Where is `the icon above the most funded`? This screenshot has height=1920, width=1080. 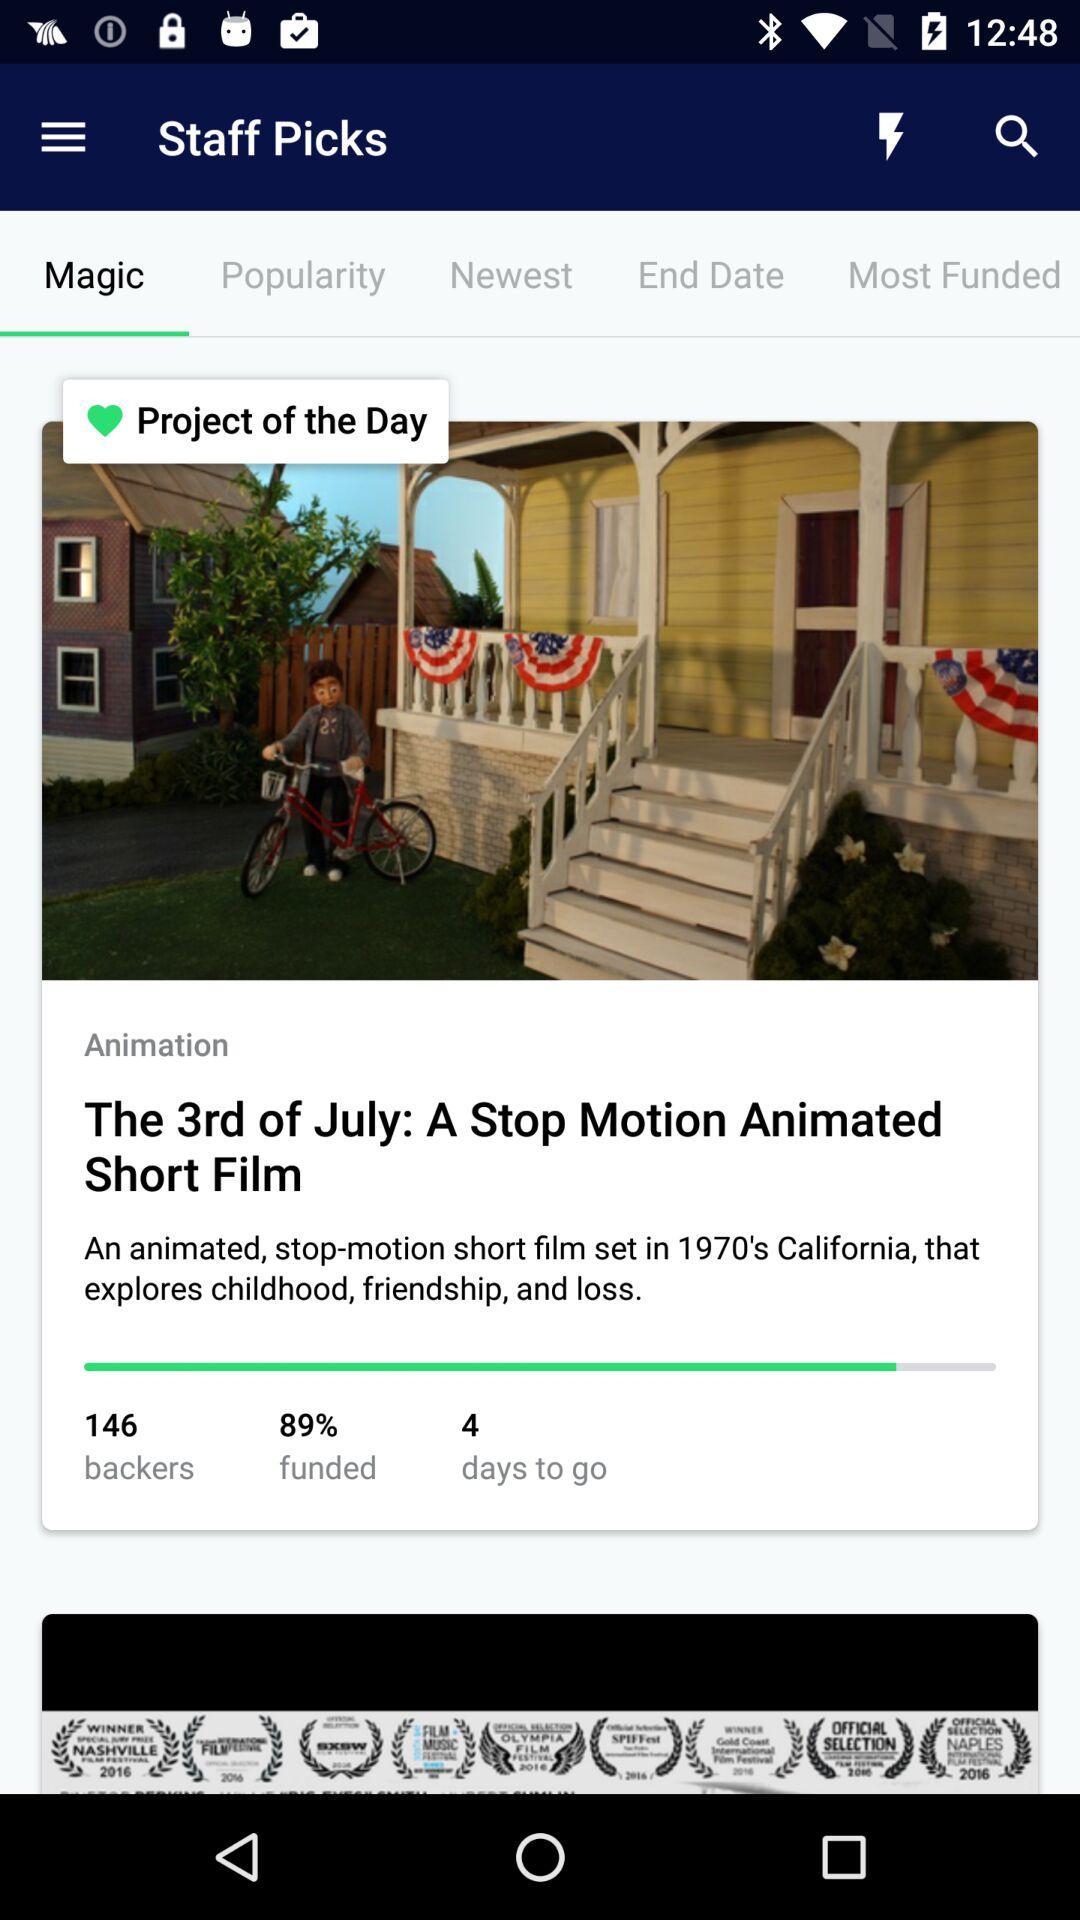
the icon above the most funded is located at coordinates (890, 136).